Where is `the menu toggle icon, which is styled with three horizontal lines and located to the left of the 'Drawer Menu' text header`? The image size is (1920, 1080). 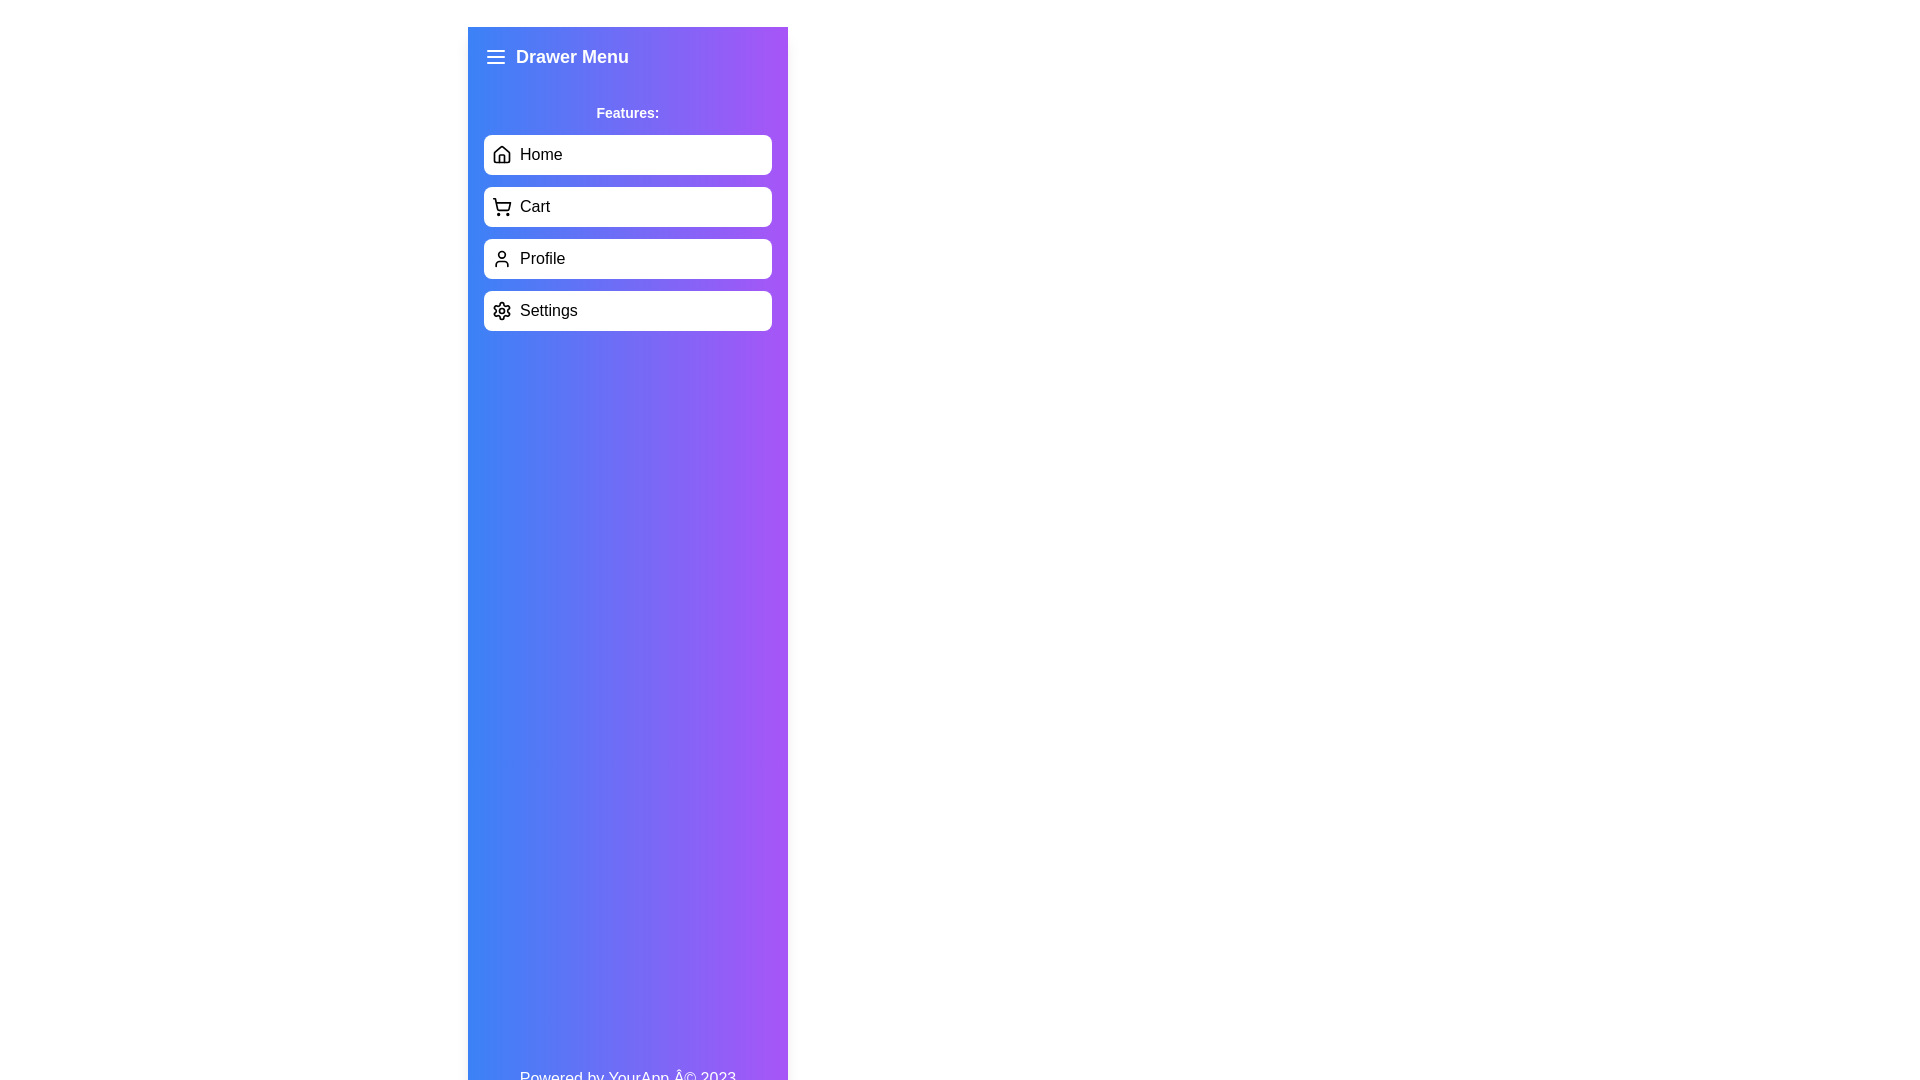 the menu toggle icon, which is styled with three horizontal lines and located to the left of the 'Drawer Menu' text header is located at coordinates (495, 56).